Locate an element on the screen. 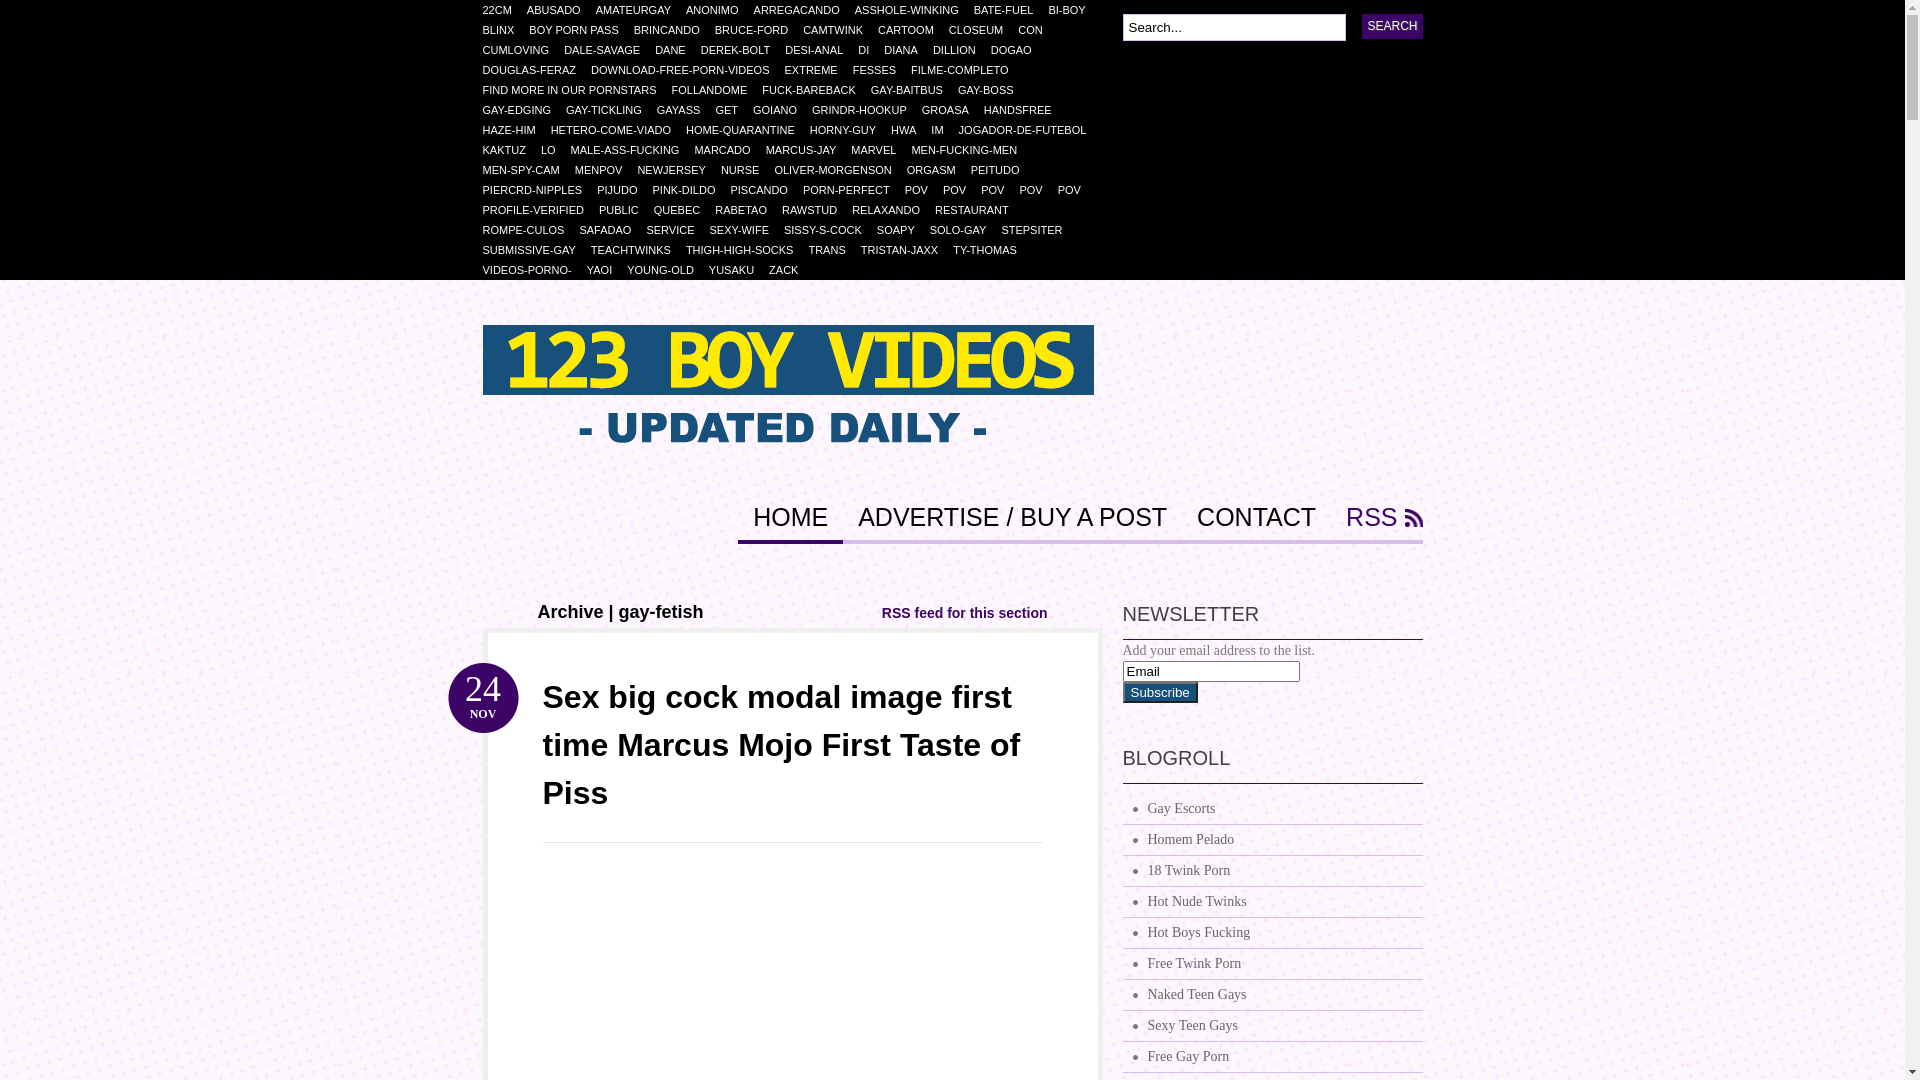 The width and height of the screenshot is (1920, 1080). 'BRINCANDO' is located at coordinates (674, 30).